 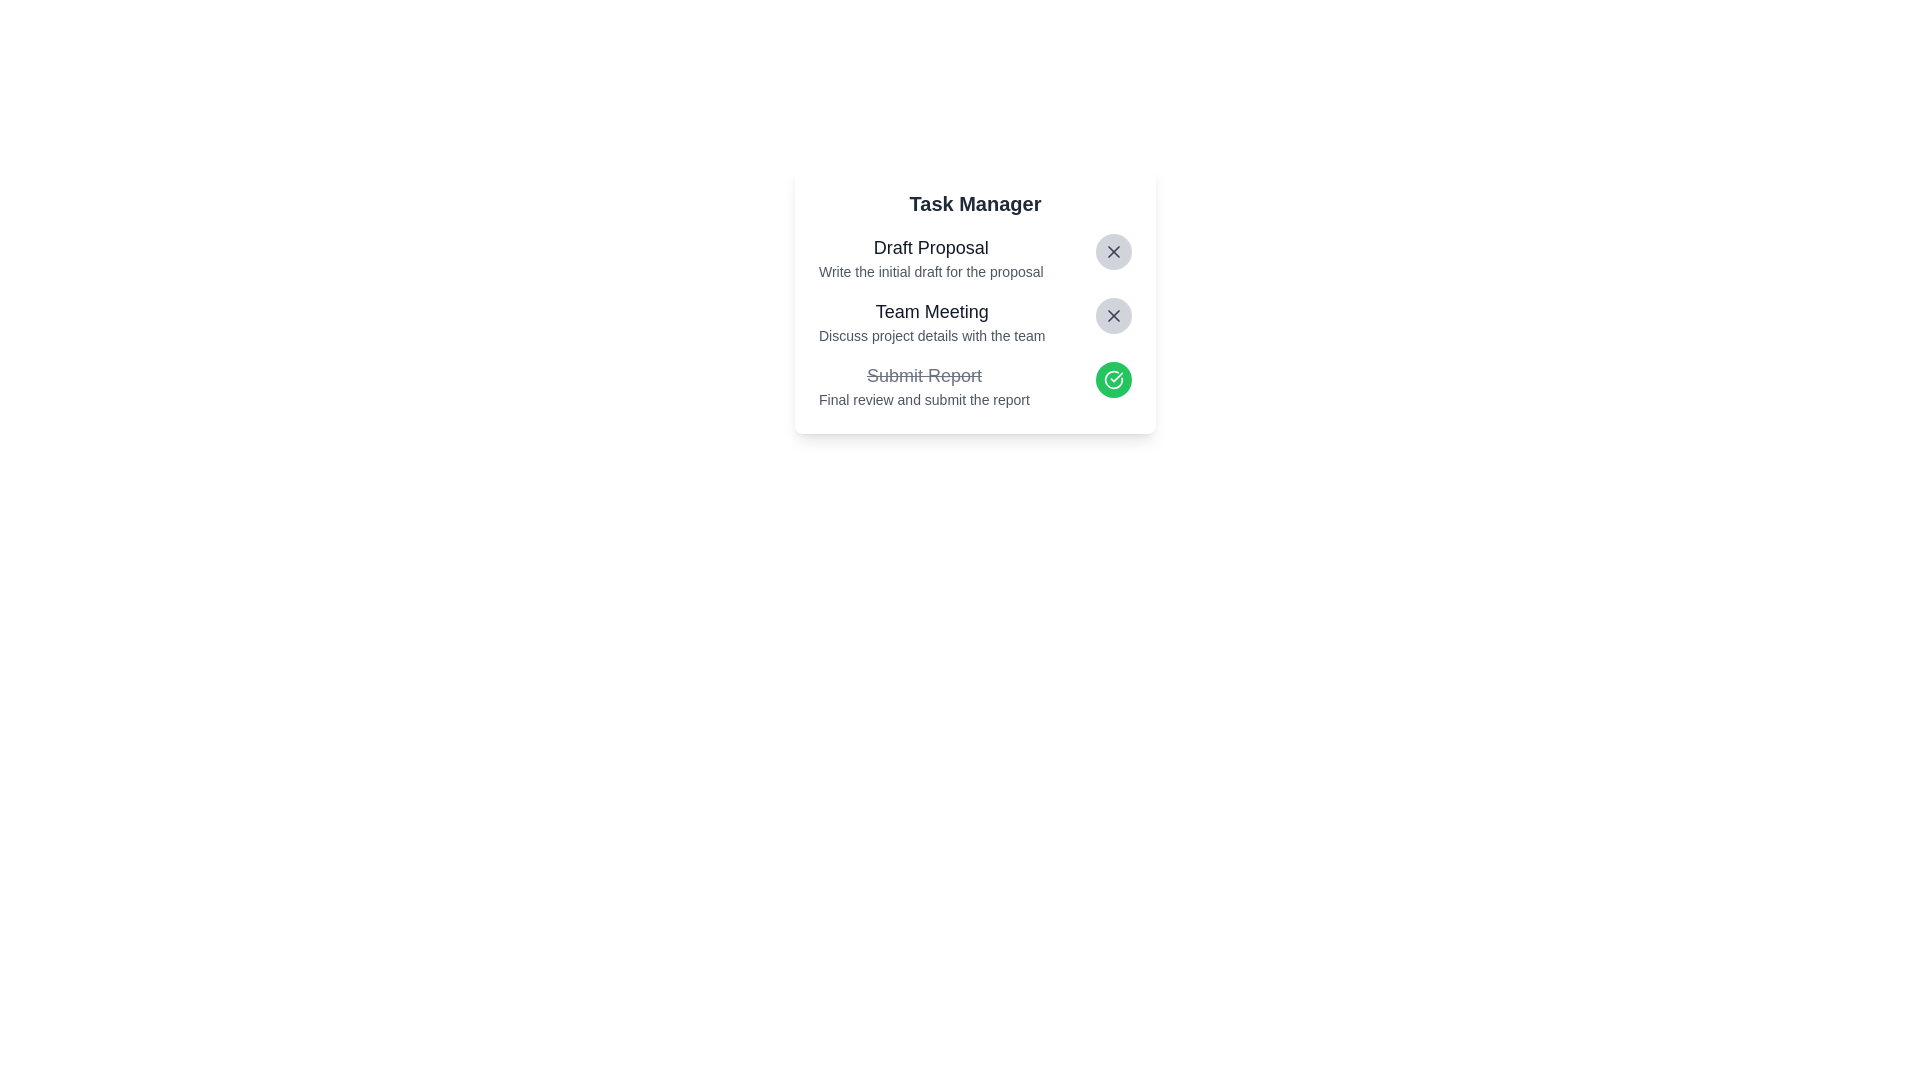 I want to click on task information from the 'Team Meeting' entry in the Task Description Component, which is the second task in the vertically arranged list, so click(x=975, y=300).